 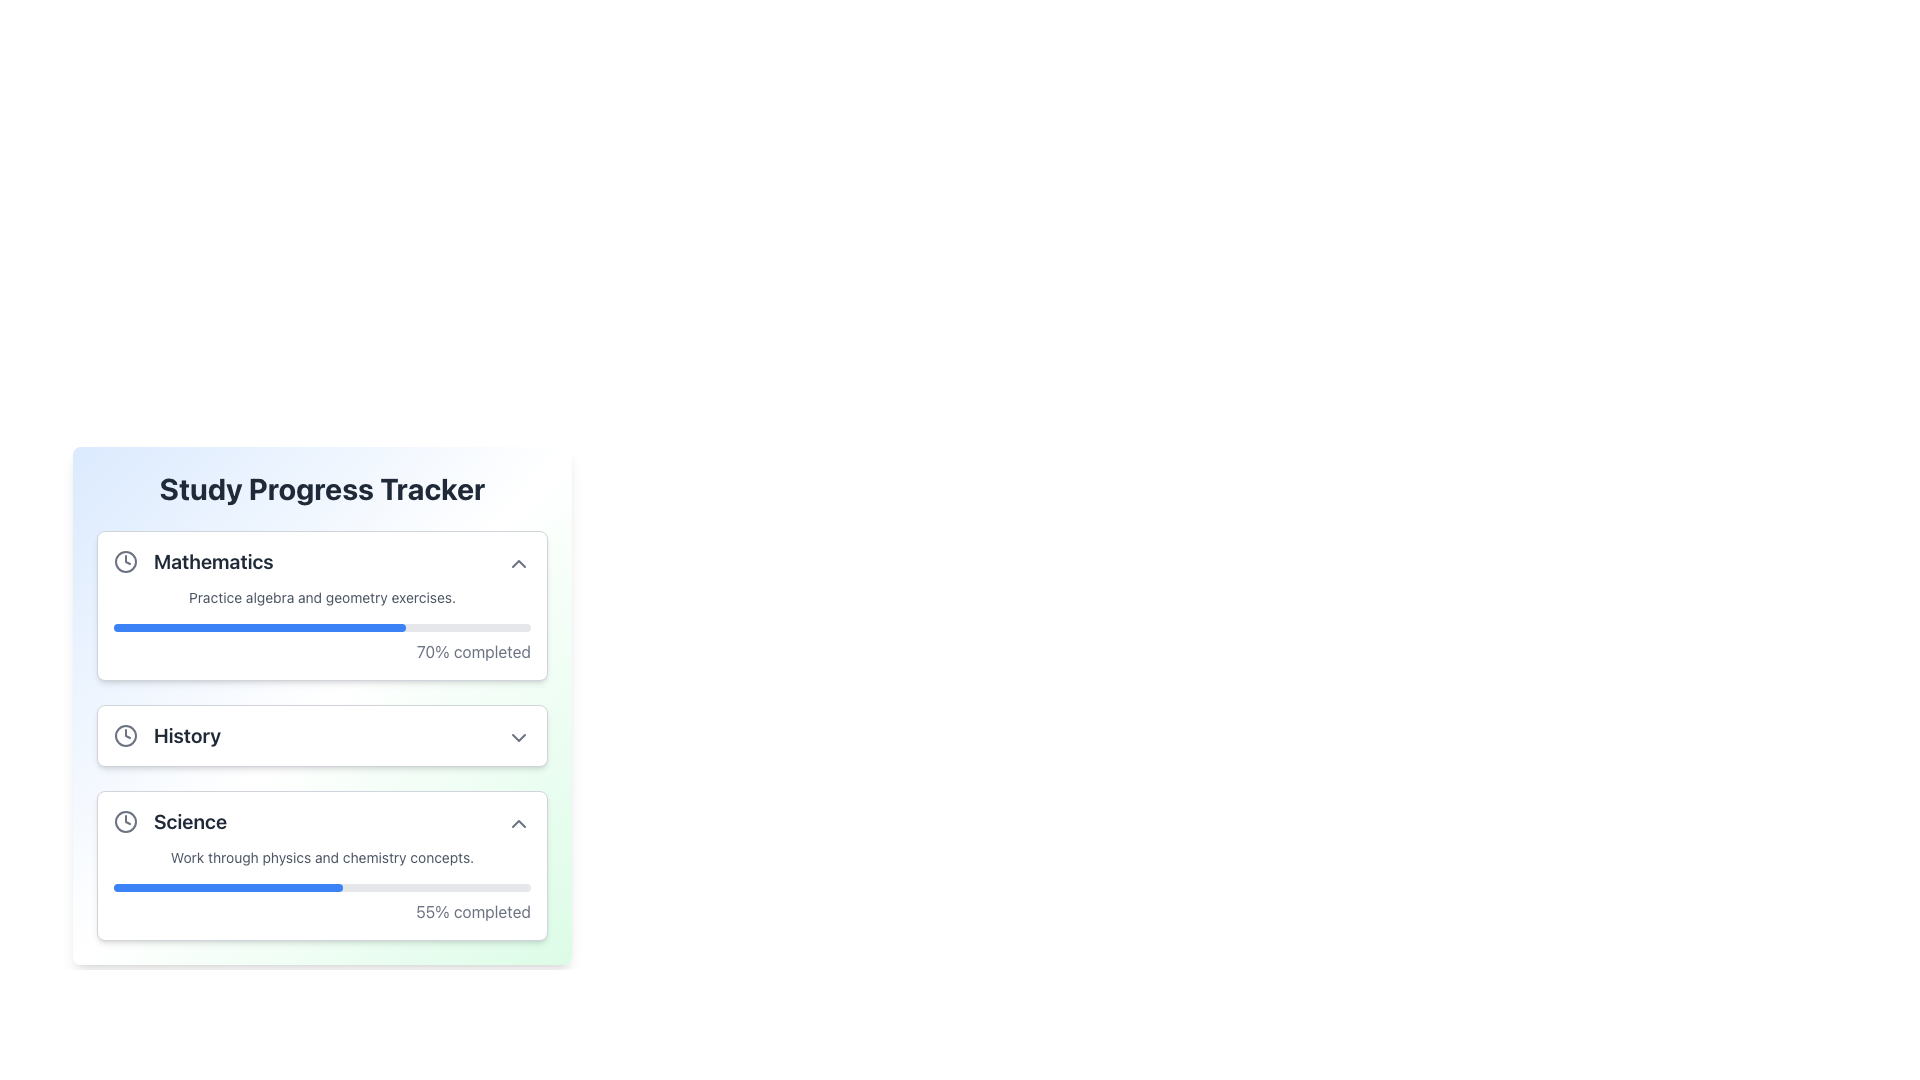 I want to click on the title text 'Study Progress Tracker', which is prominently styled and centered above the progress display for various subjects, so click(x=322, y=489).